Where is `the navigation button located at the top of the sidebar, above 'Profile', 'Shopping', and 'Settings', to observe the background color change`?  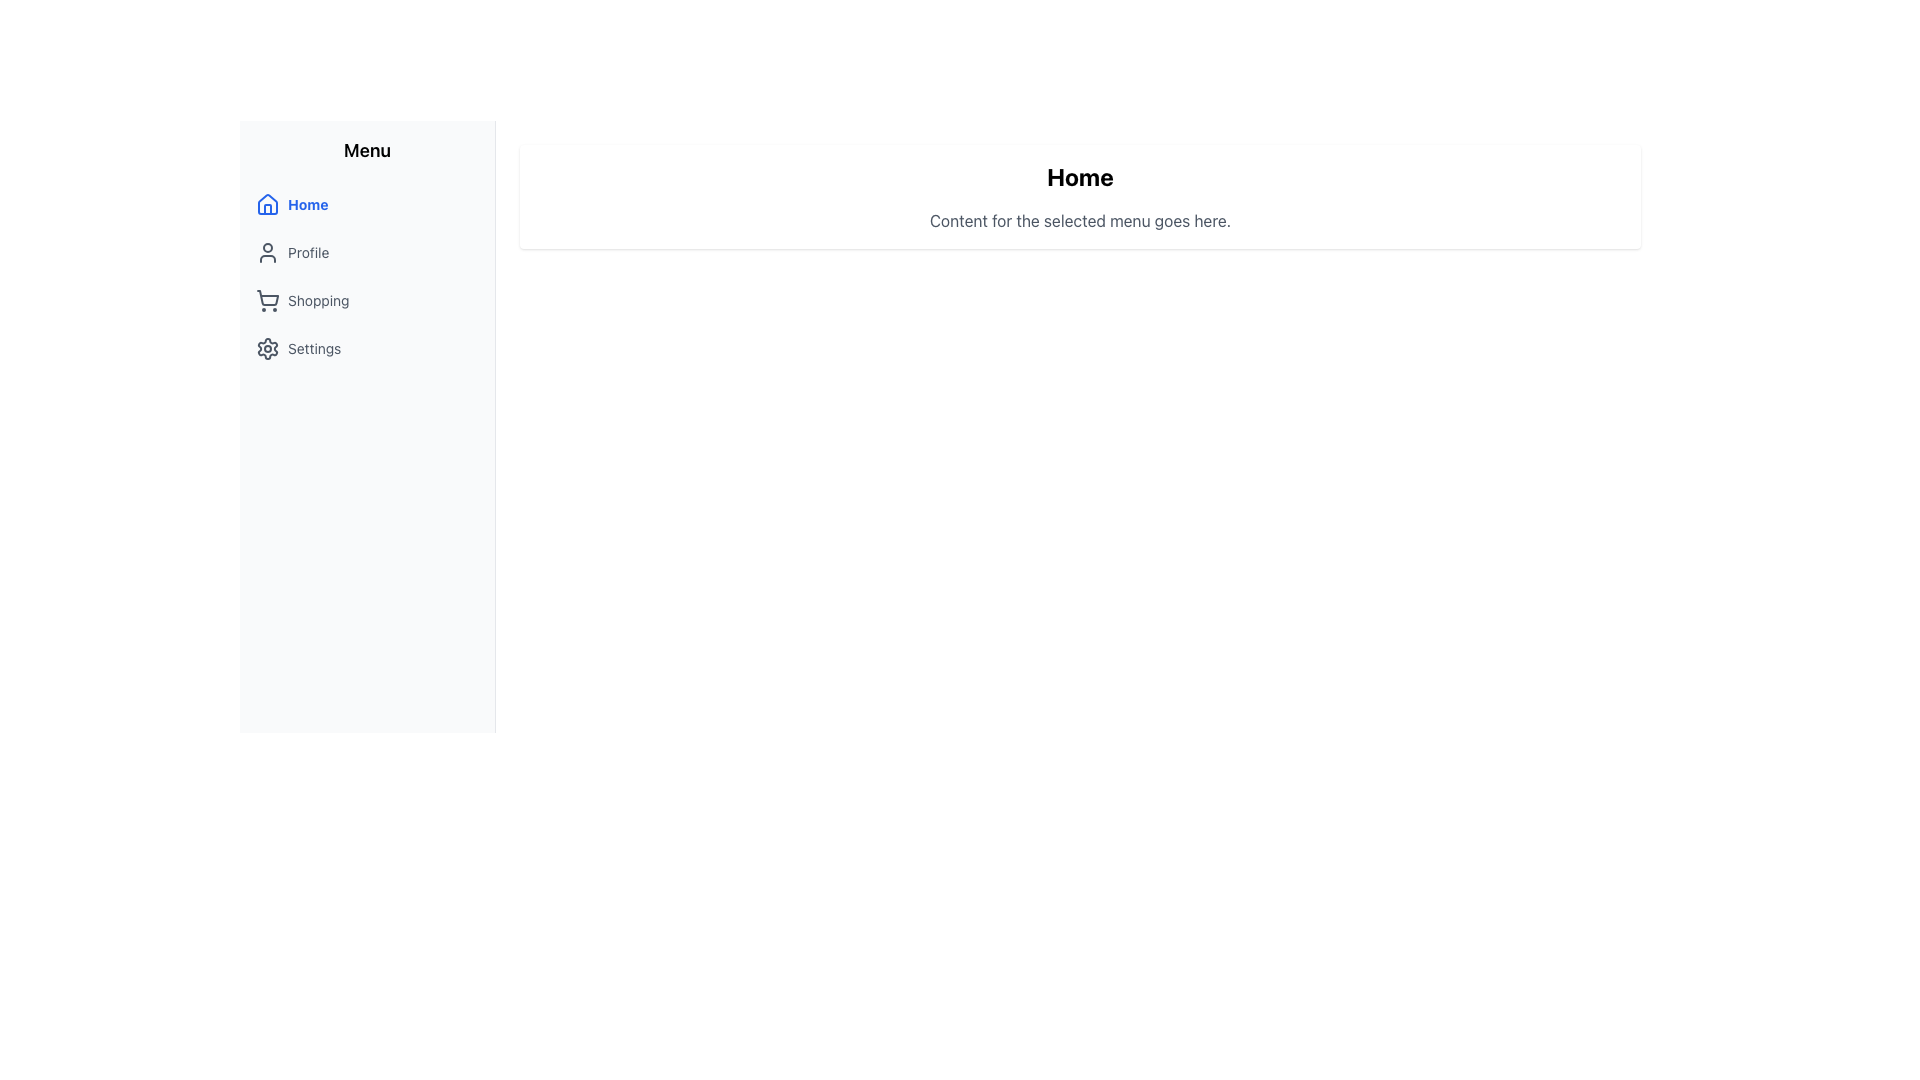 the navigation button located at the top of the sidebar, above 'Profile', 'Shopping', and 'Settings', to observe the background color change is located at coordinates (367, 204).